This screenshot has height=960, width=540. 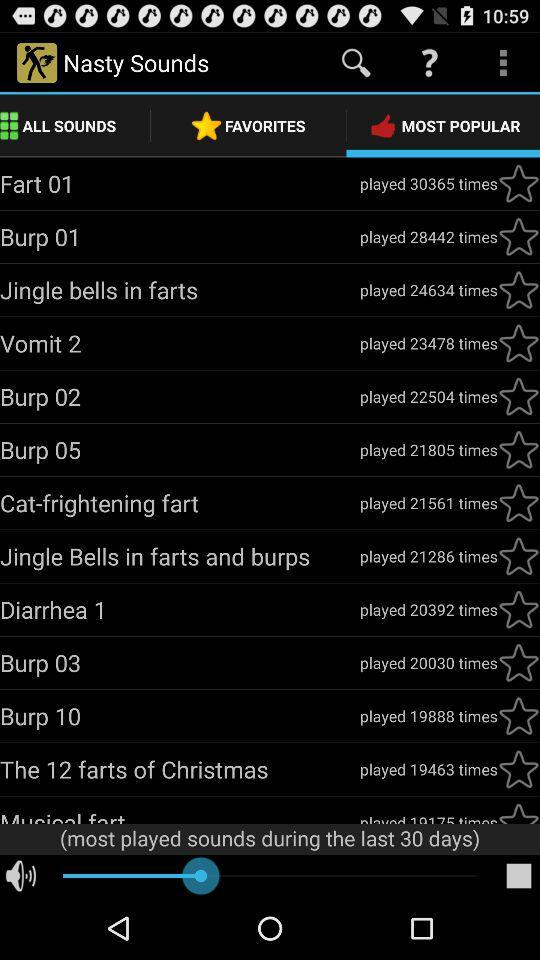 I want to click on the app next to the burp 05 item, so click(x=427, y=449).